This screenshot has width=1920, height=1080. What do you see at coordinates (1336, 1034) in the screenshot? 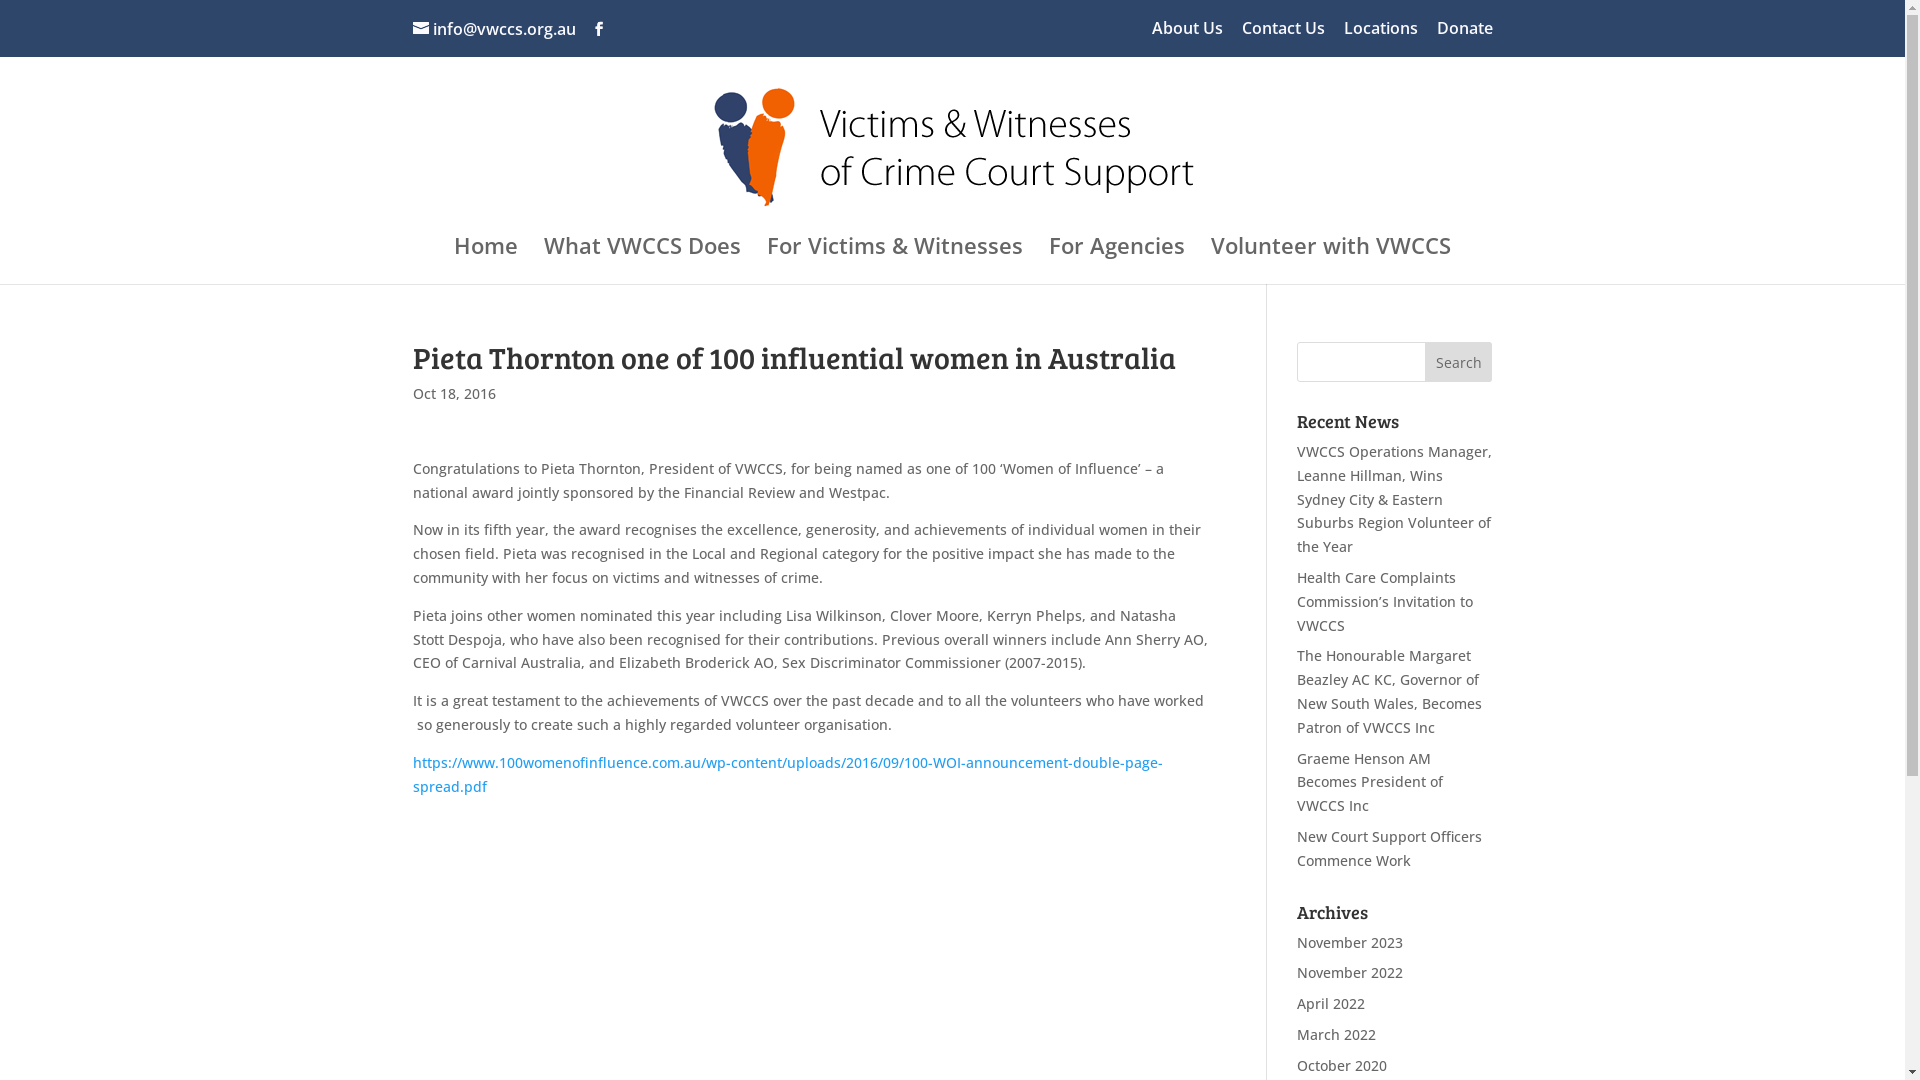
I see `'March 2022'` at bounding box center [1336, 1034].